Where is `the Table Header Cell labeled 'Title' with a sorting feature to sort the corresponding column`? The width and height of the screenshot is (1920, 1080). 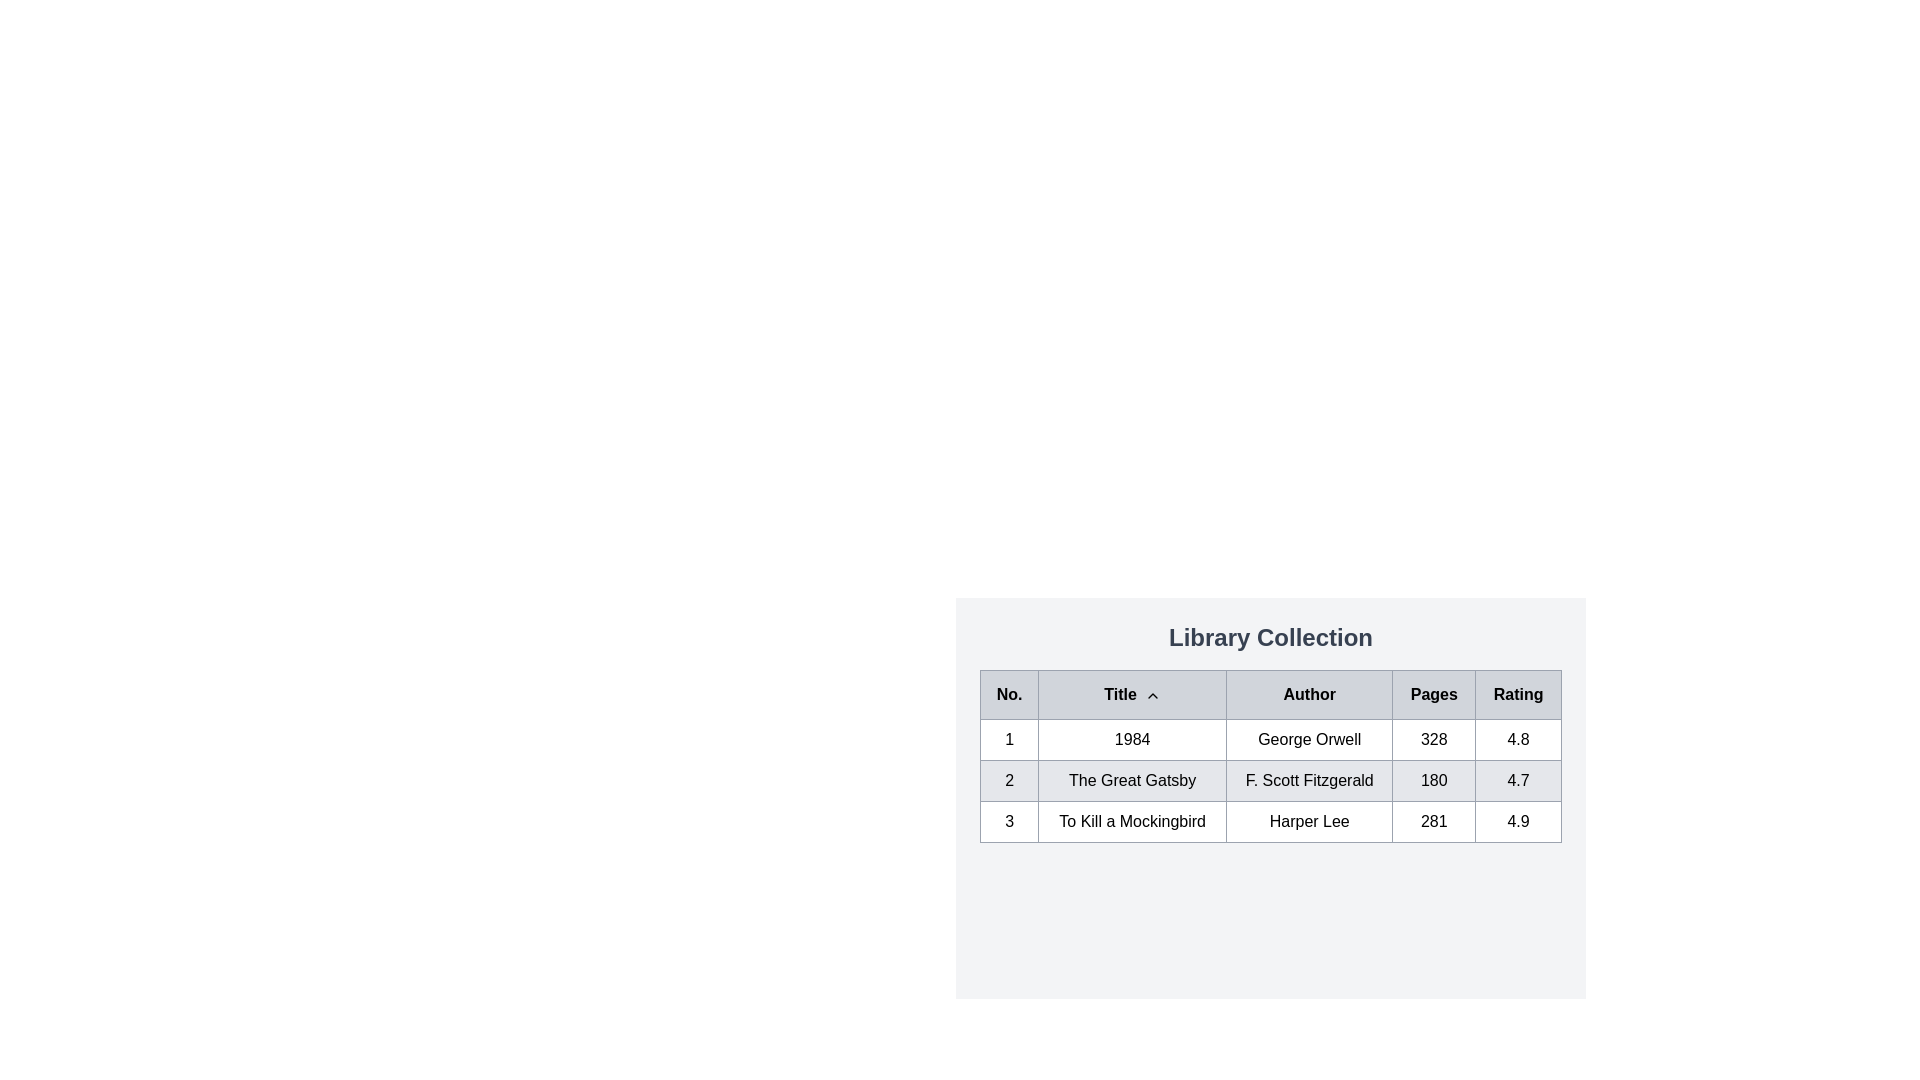 the Table Header Cell labeled 'Title' with a sorting feature to sort the corresponding column is located at coordinates (1132, 693).